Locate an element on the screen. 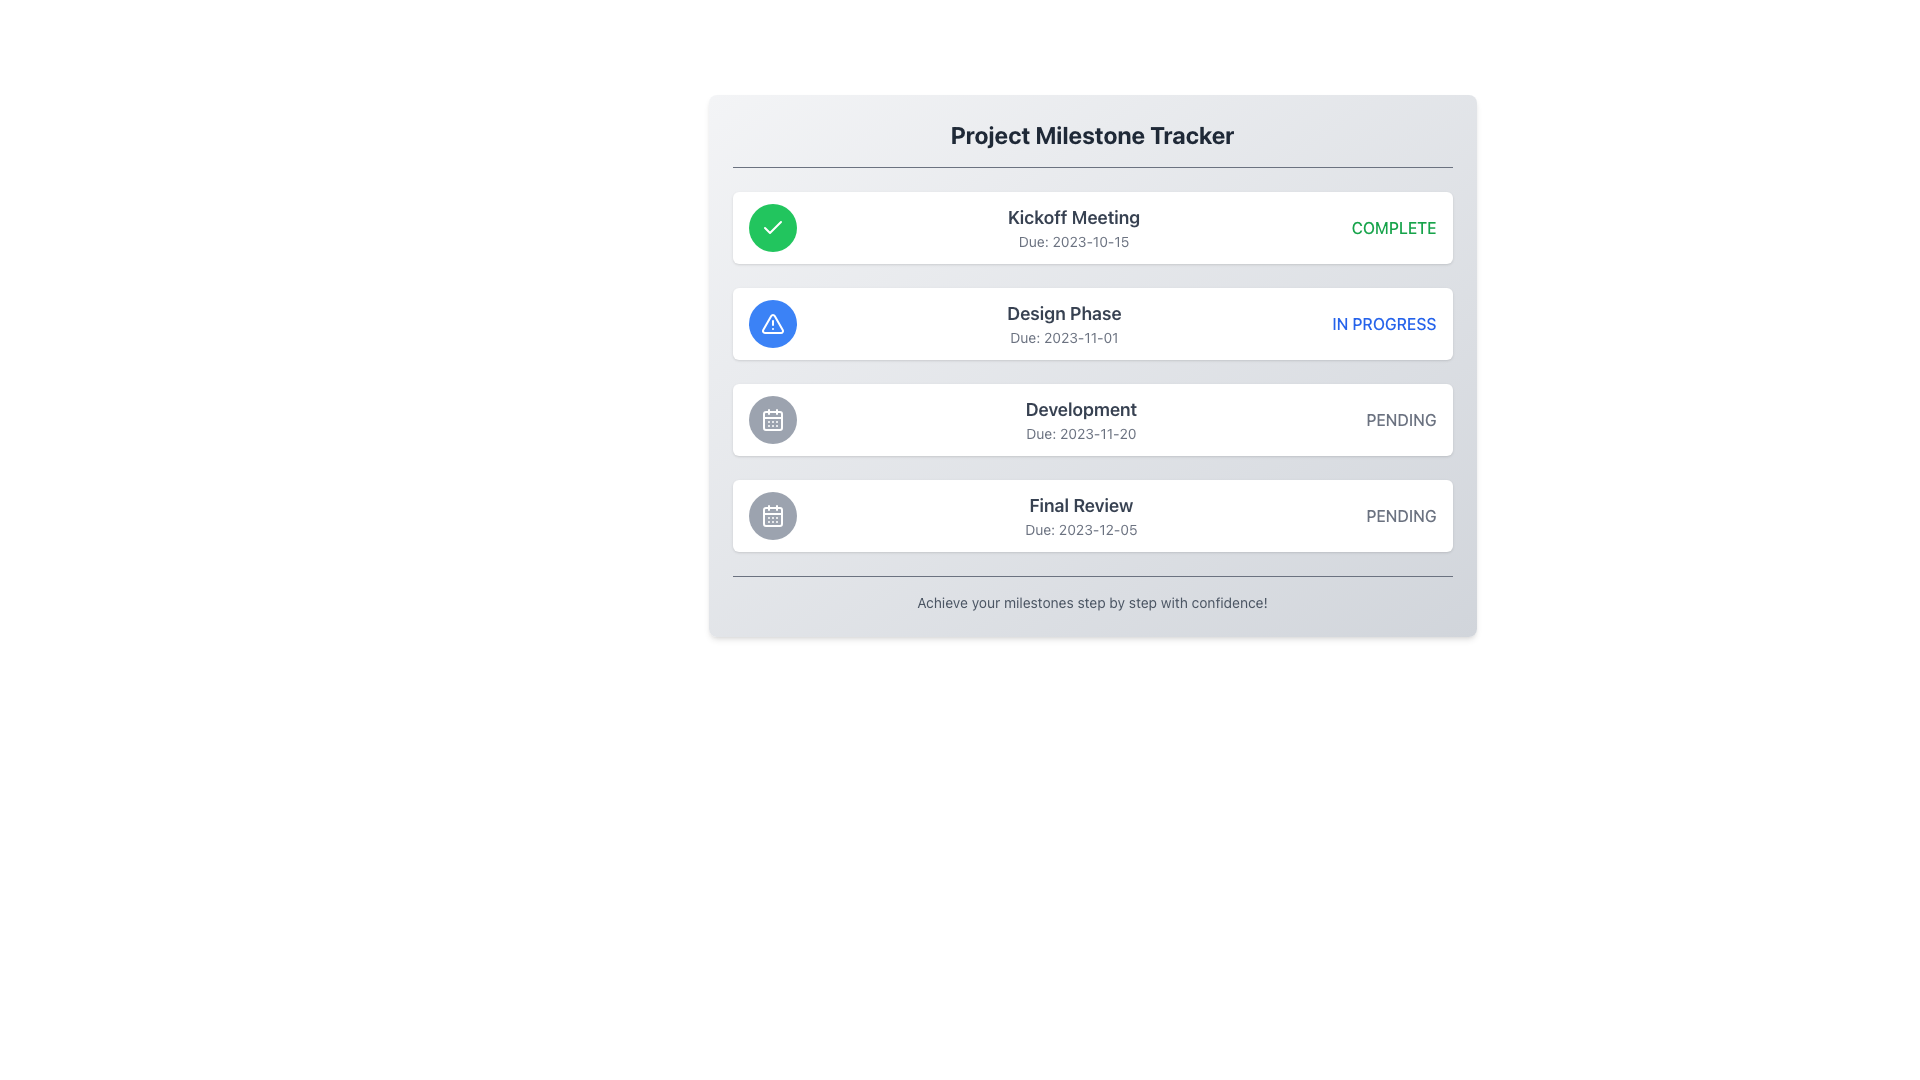 The width and height of the screenshot is (1920, 1080). the text block element that reads 'Achieve your milestones step by step with confidence!' which is located at the bottom of the 'Project Milestone Tracker' card is located at coordinates (1091, 593).